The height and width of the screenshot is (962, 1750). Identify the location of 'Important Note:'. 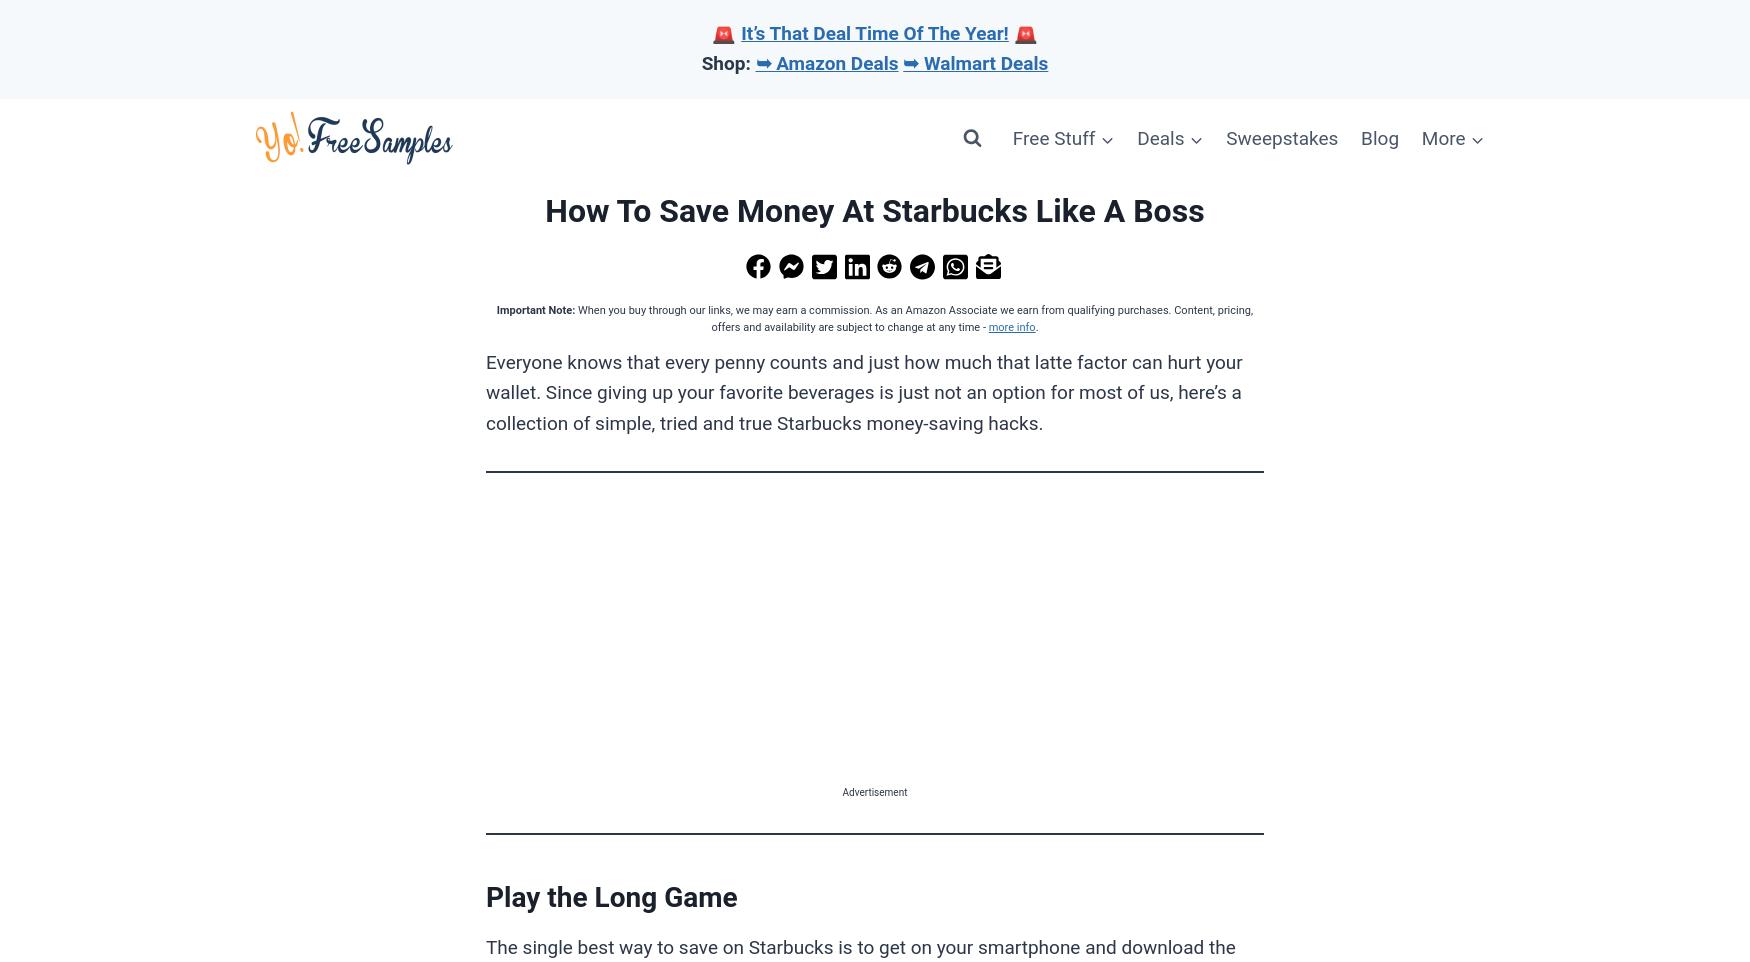
(534, 308).